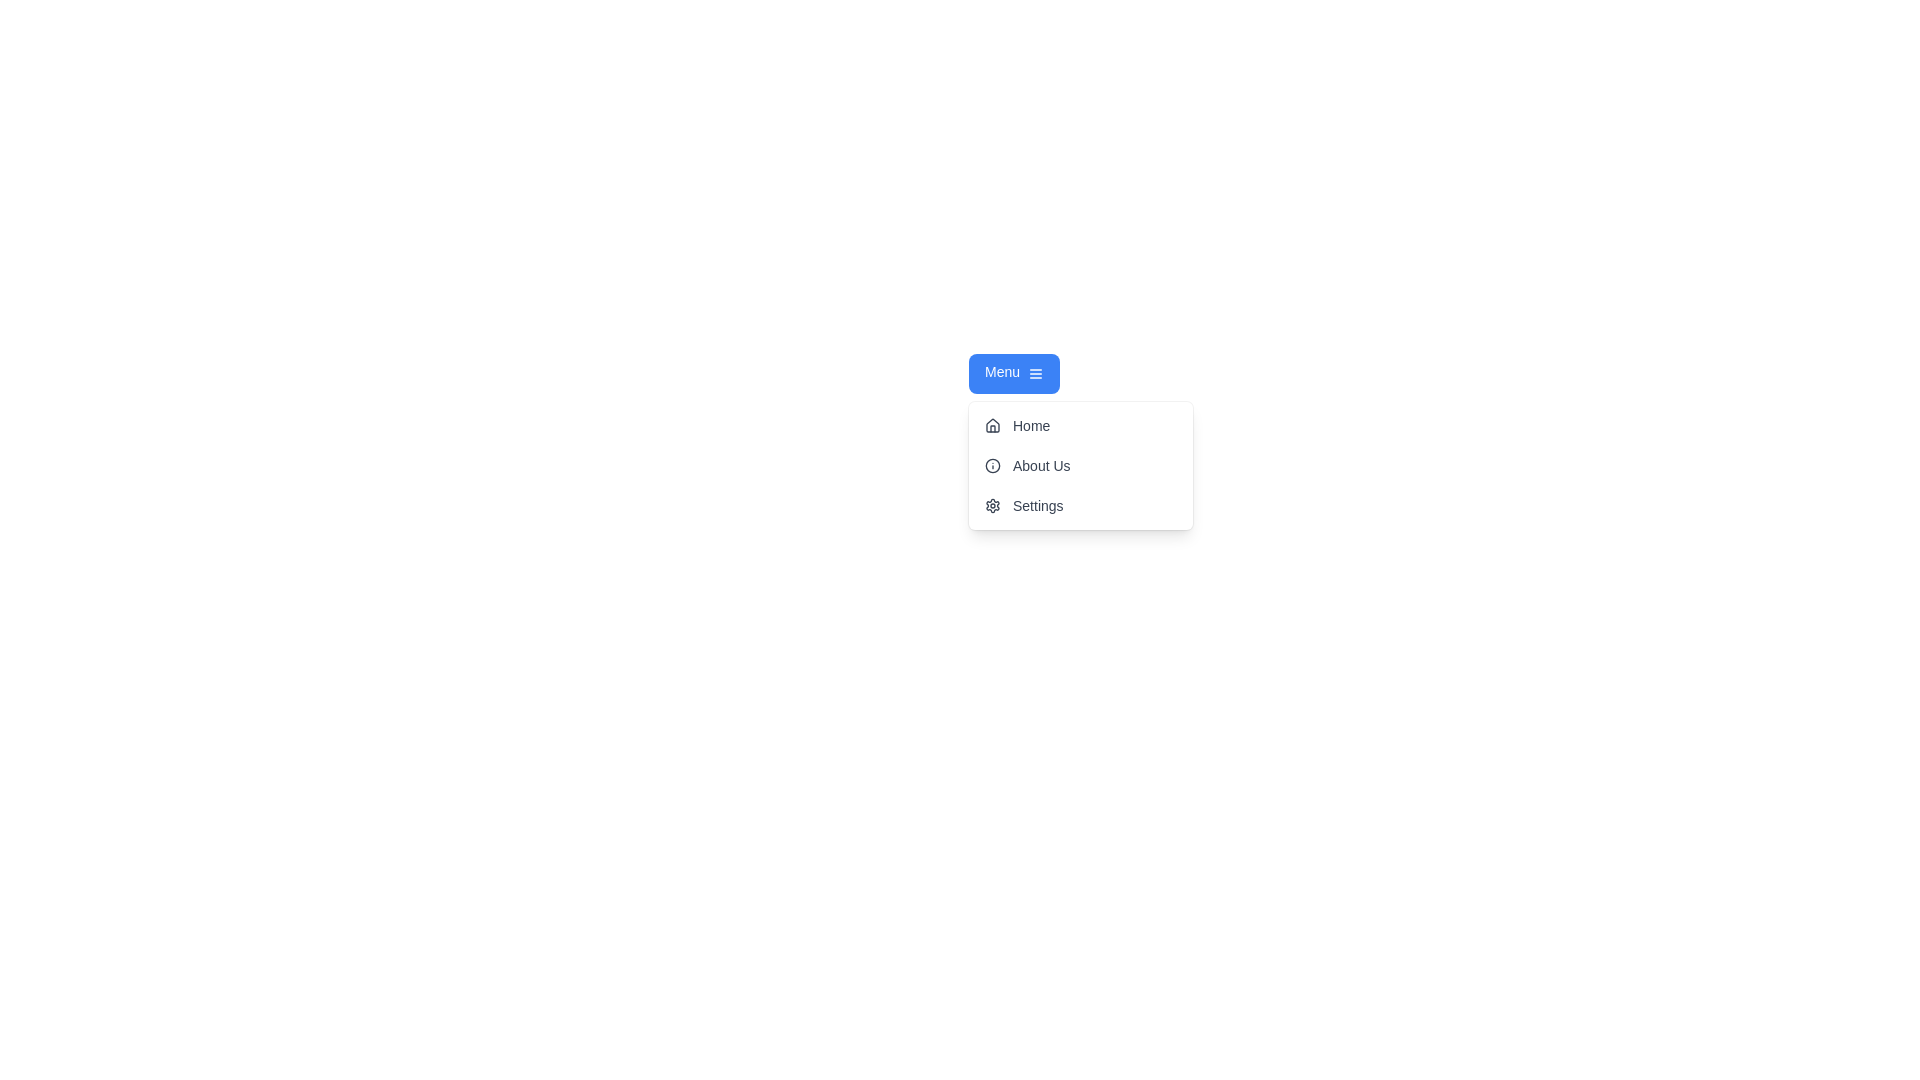 Image resolution: width=1920 pixels, height=1080 pixels. What do you see at coordinates (1079, 424) in the screenshot?
I see `the first navigation menu item located directly below the blue 'Menu' button to activate it` at bounding box center [1079, 424].